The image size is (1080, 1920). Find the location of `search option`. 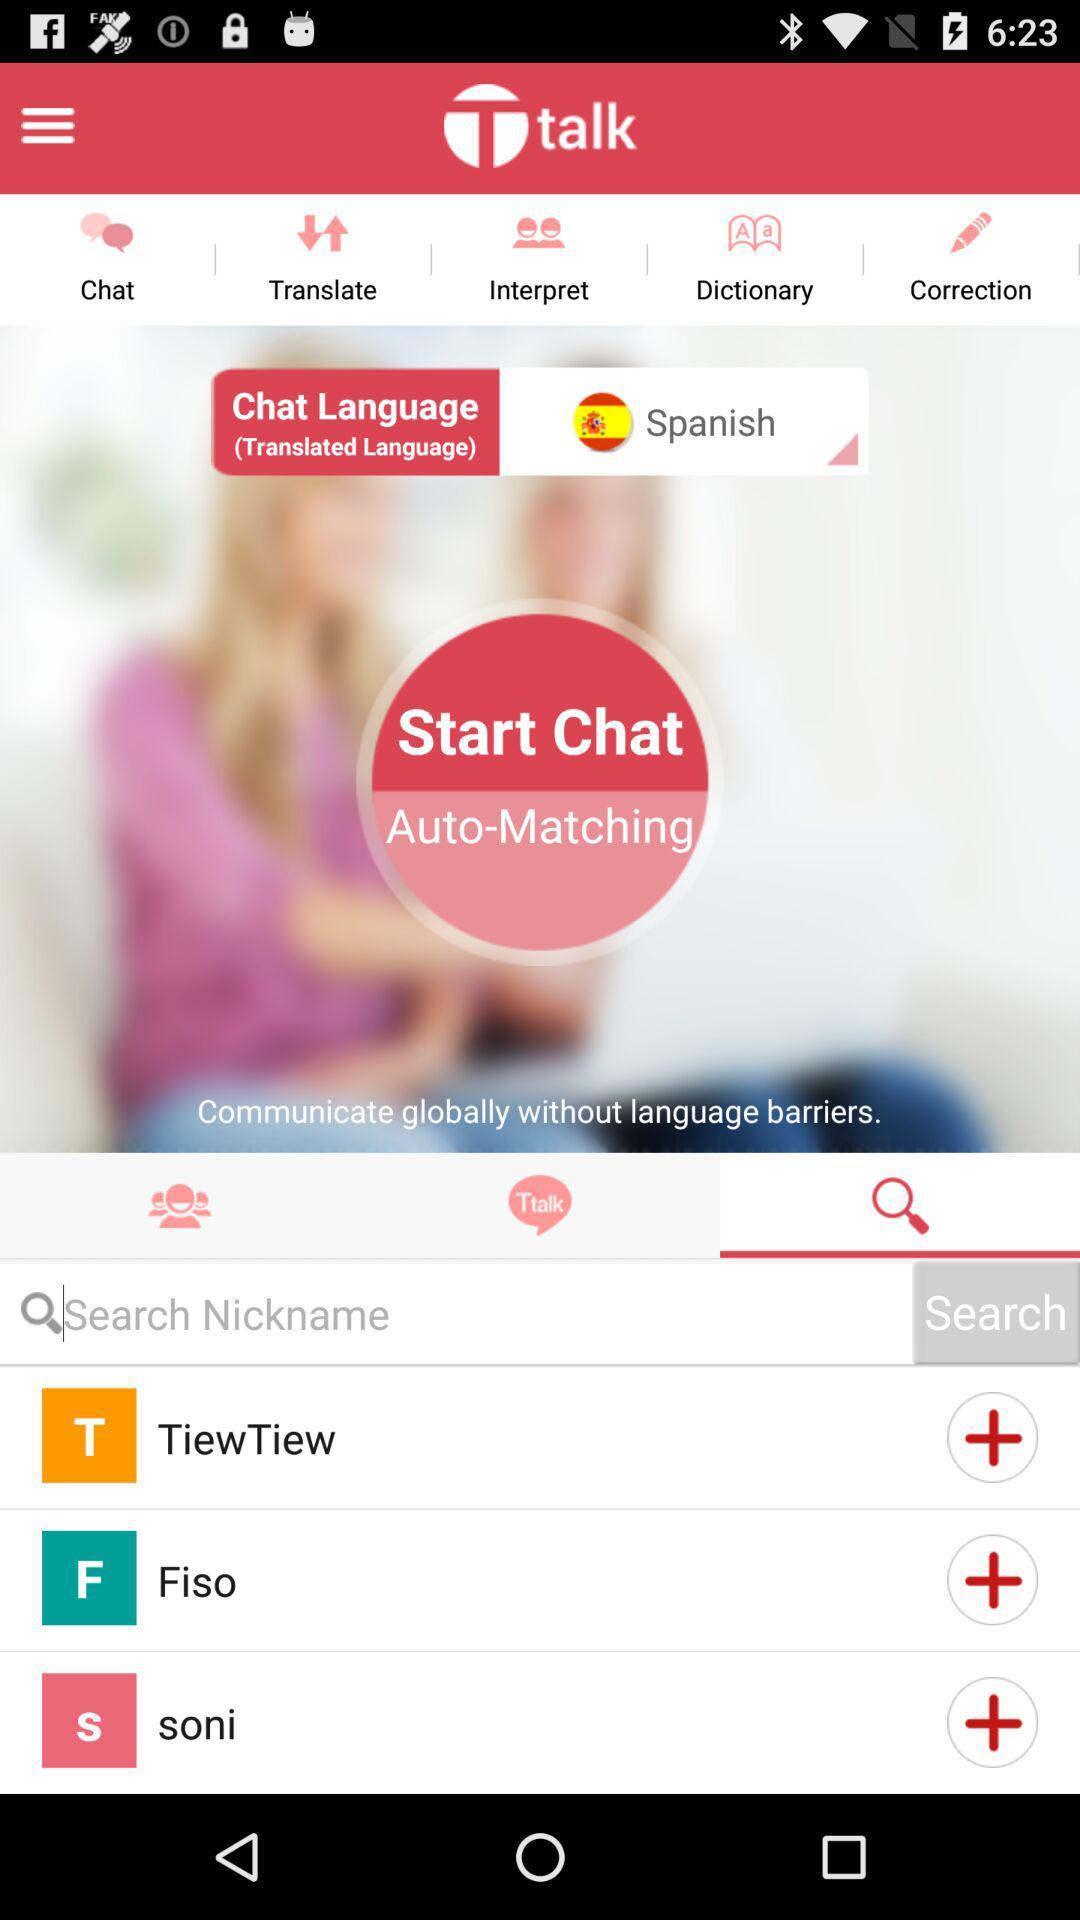

search option is located at coordinates (455, 1313).